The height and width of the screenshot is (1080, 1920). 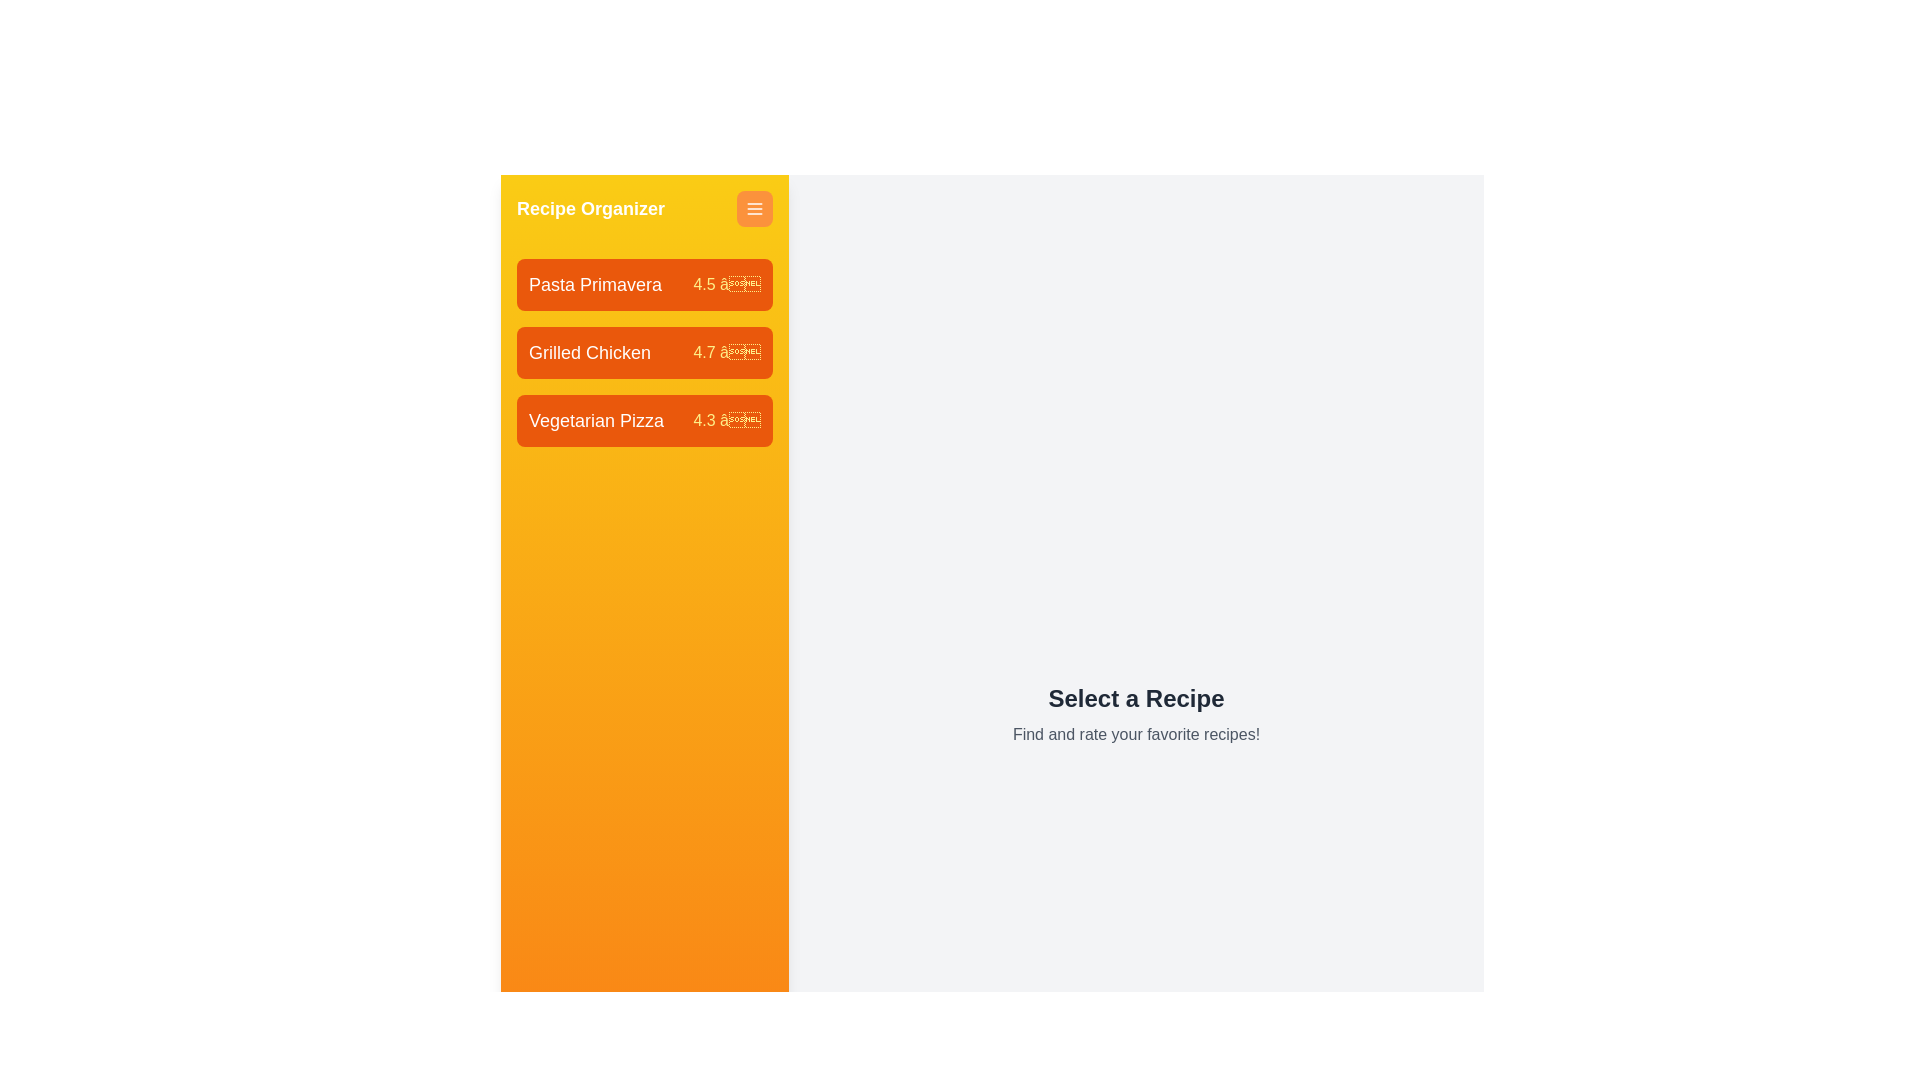 I want to click on the recipe item labeled Vegetarian Pizza, so click(x=644, y=419).